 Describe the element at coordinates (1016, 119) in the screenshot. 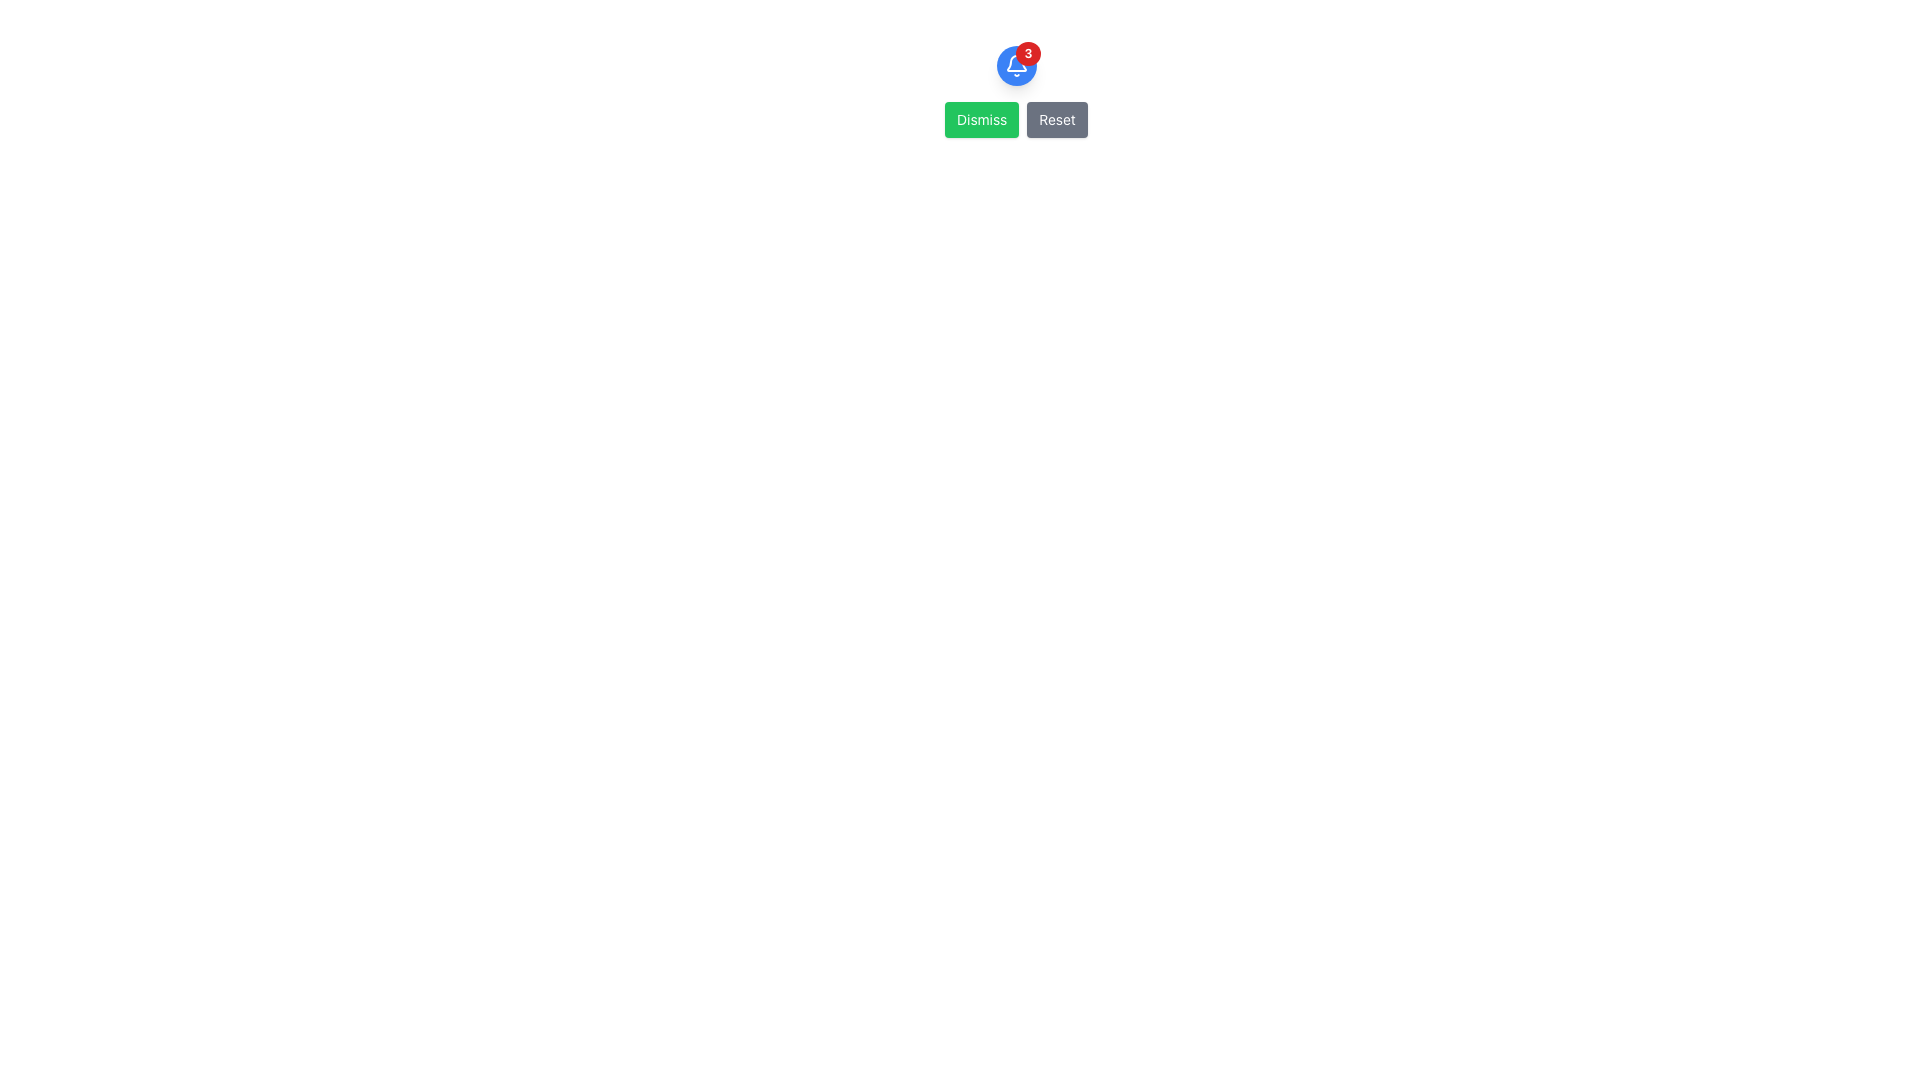

I see `the 'Dismiss' button, which is styled with a green background and white text, positioned on the left side of a composite UI component containing two horizontally aligned buttons` at that location.